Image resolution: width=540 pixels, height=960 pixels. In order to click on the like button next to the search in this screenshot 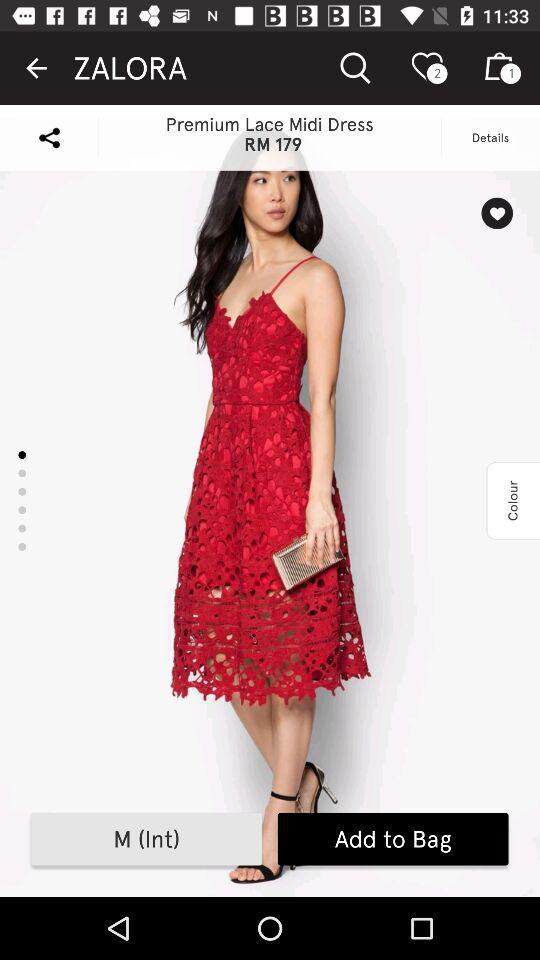, I will do `click(429, 68)`.